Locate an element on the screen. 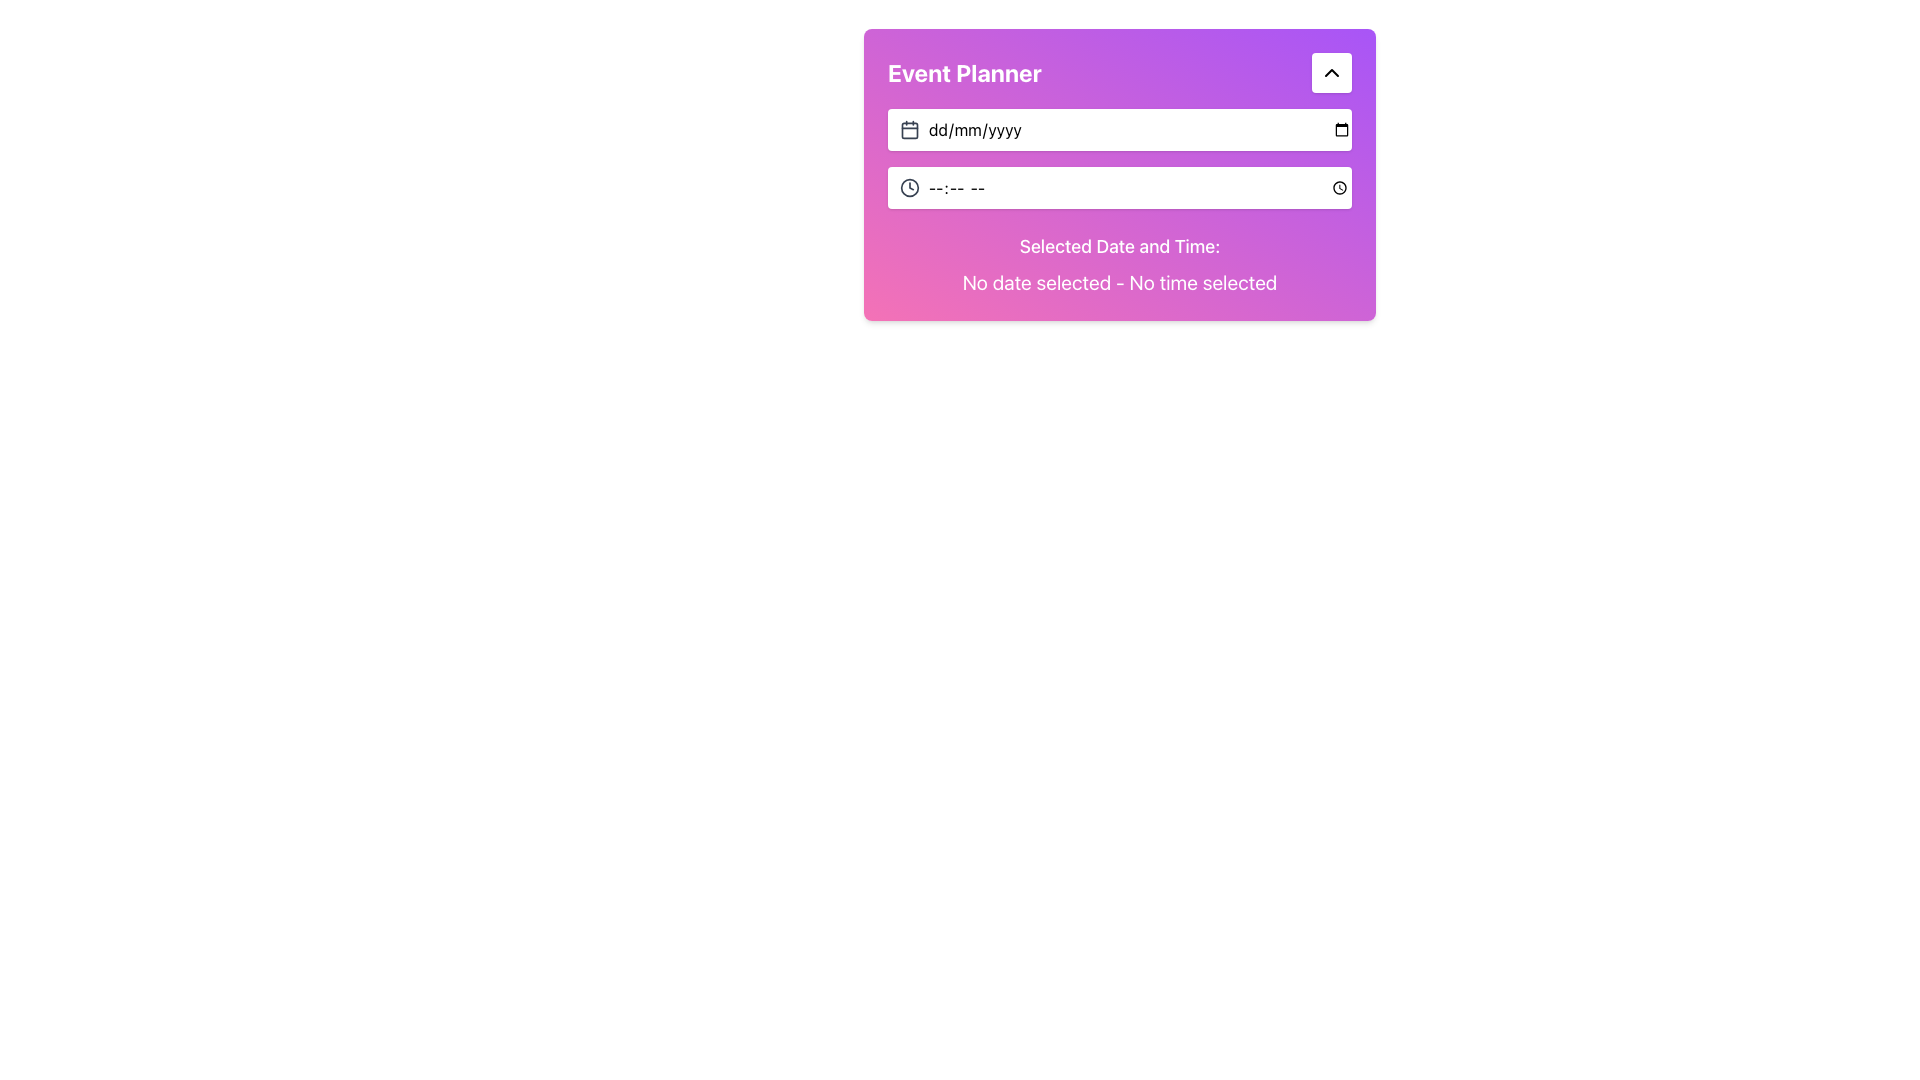 The height and width of the screenshot is (1080, 1920). the bold text label displaying 'Event Planner' at the top center of the header section is located at coordinates (964, 72).